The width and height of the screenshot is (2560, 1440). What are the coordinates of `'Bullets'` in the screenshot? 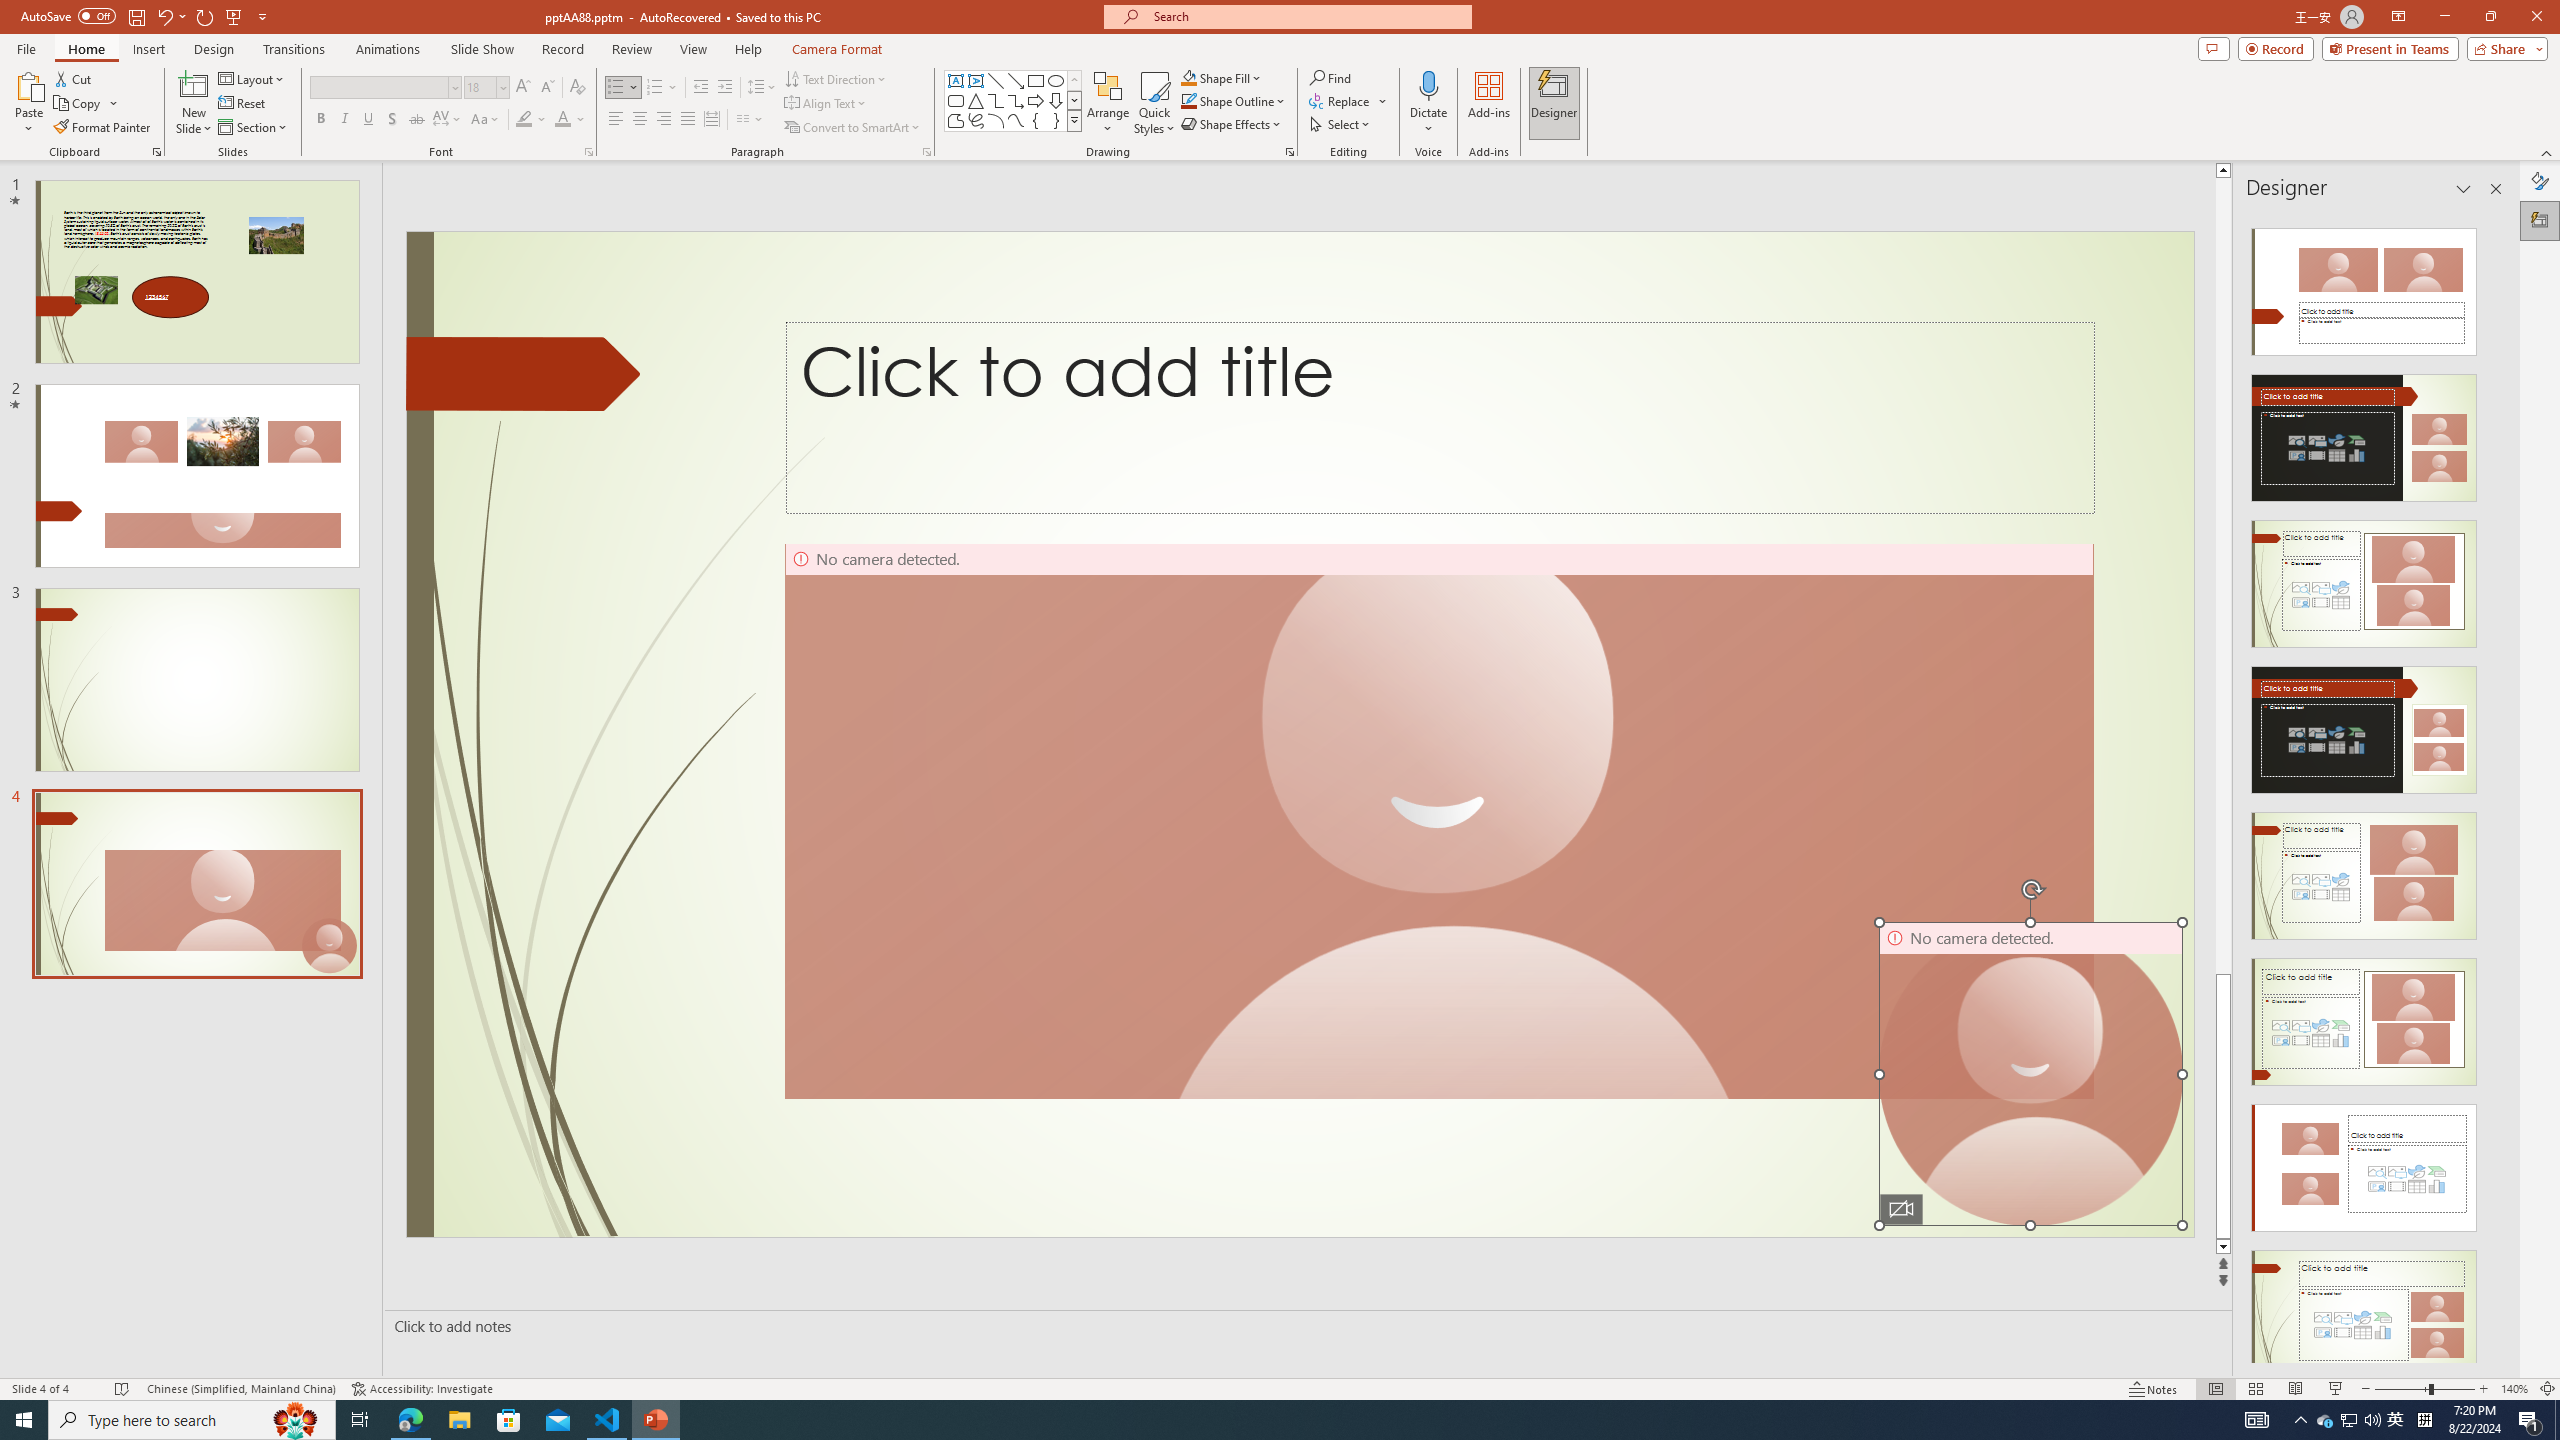 It's located at (623, 87).